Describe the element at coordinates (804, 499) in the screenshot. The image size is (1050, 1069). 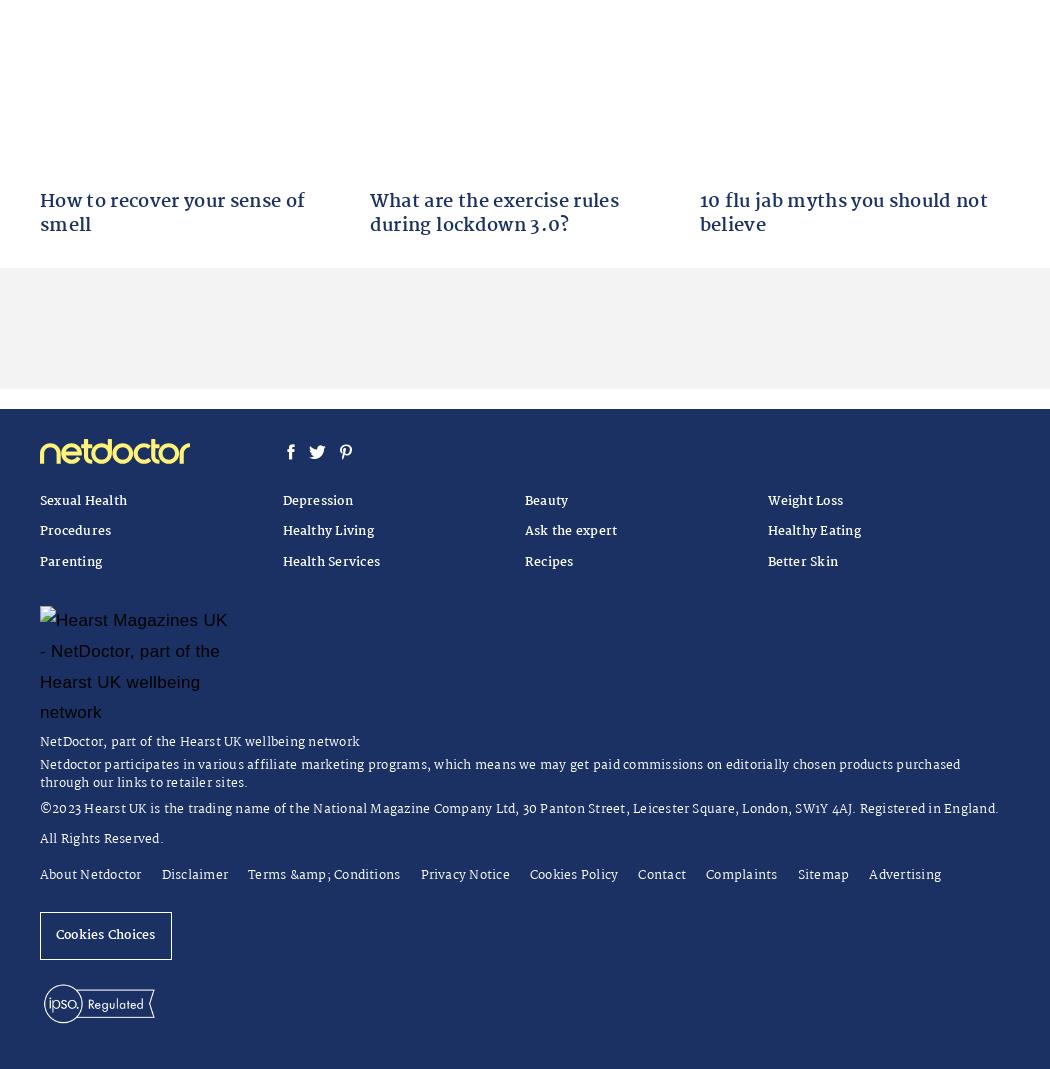
I see `'Weight Loss'` at that location.